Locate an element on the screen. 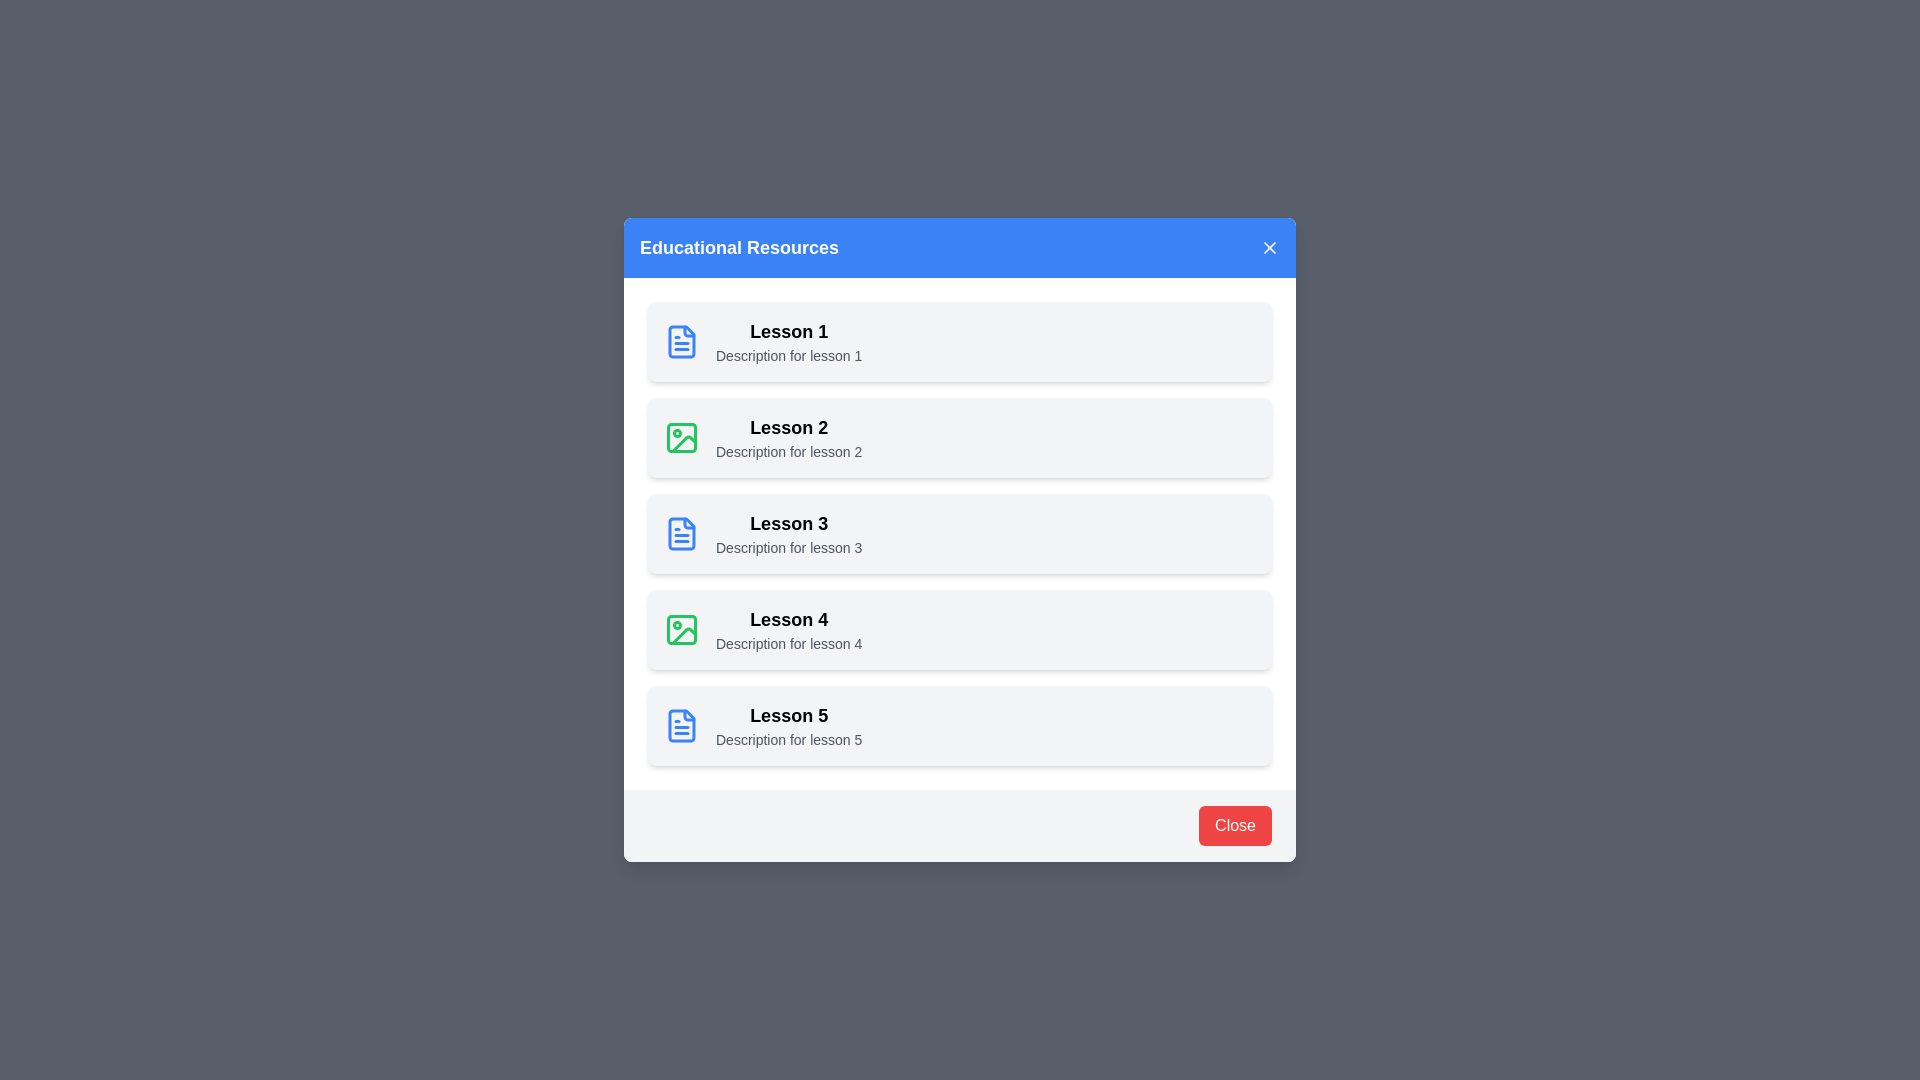  the 'Close' button to close the dialog is located at coordinates (1233, 825).